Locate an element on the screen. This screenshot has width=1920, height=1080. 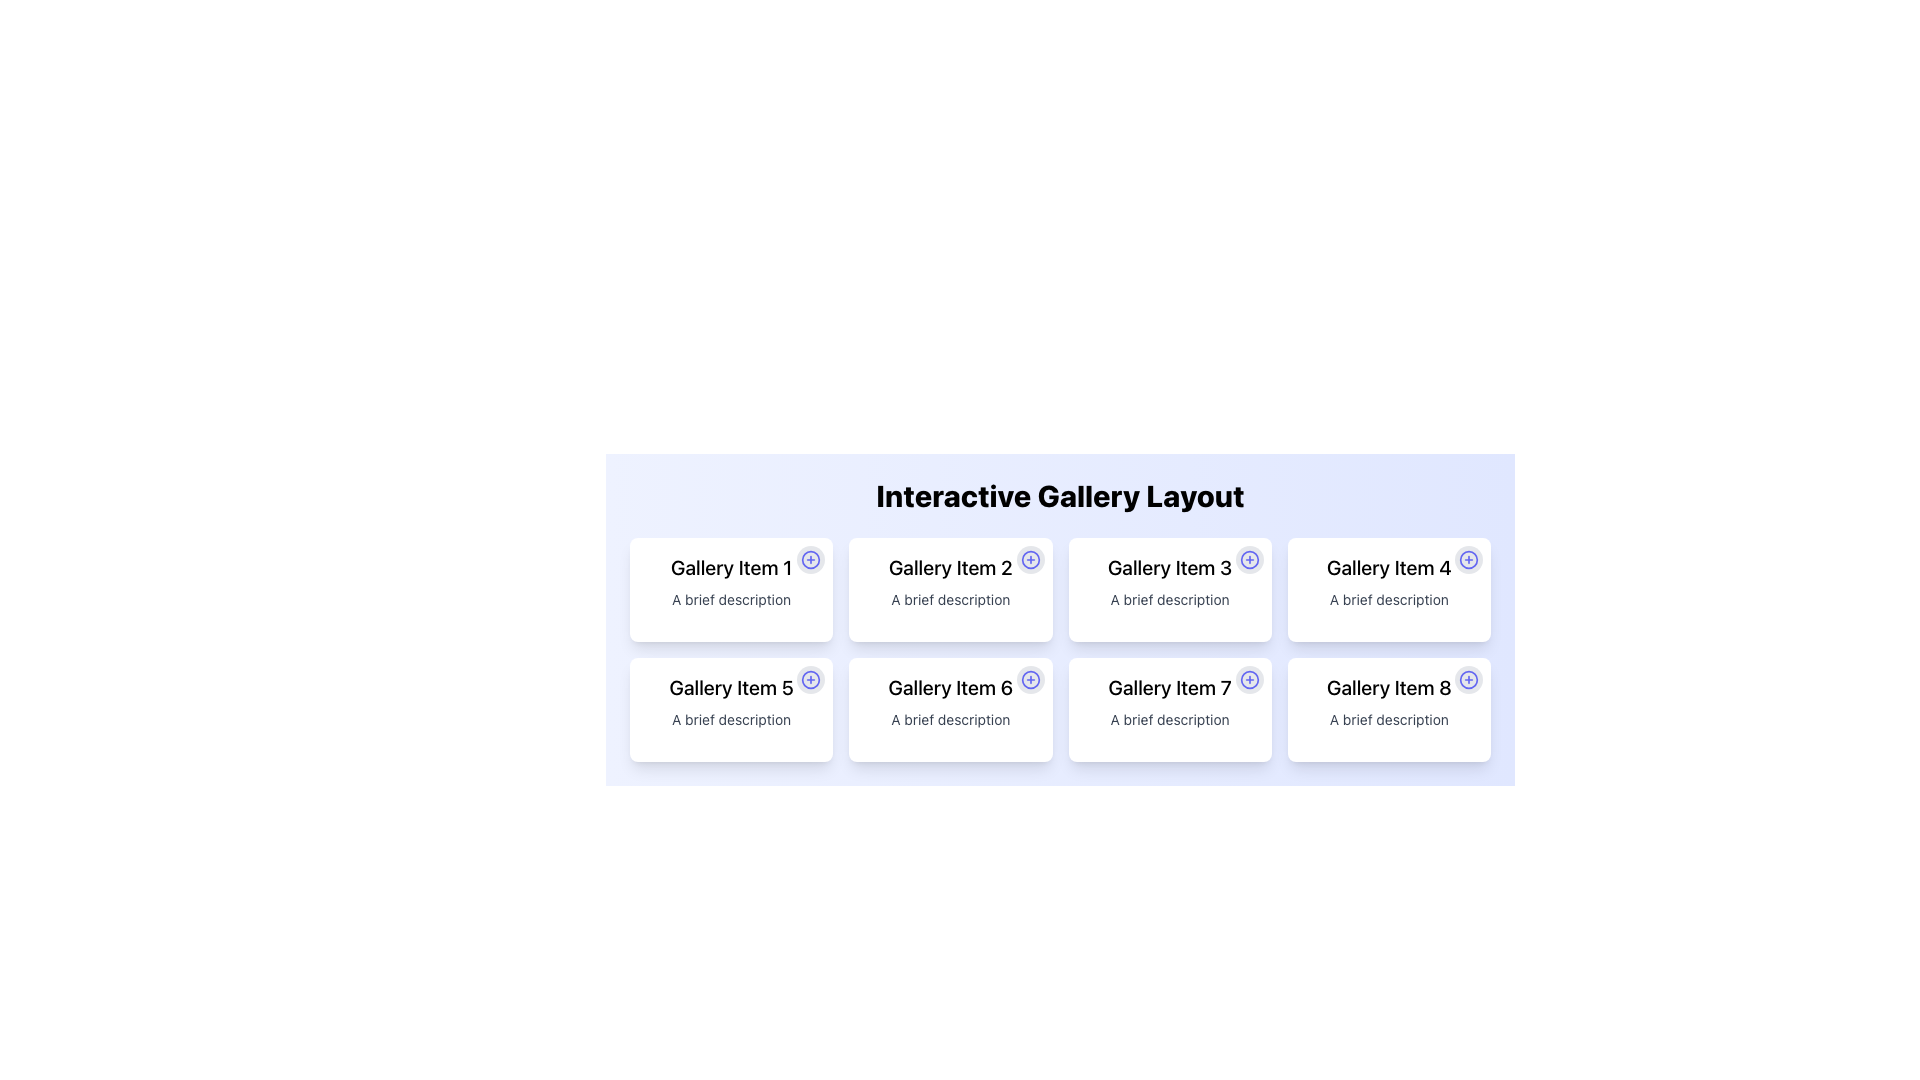
the SVG Circle that is part of the 'circle plus' icon located at the top right corner of the card labeled 'Gallery Item 3' is located at coordinates (1248, 559).